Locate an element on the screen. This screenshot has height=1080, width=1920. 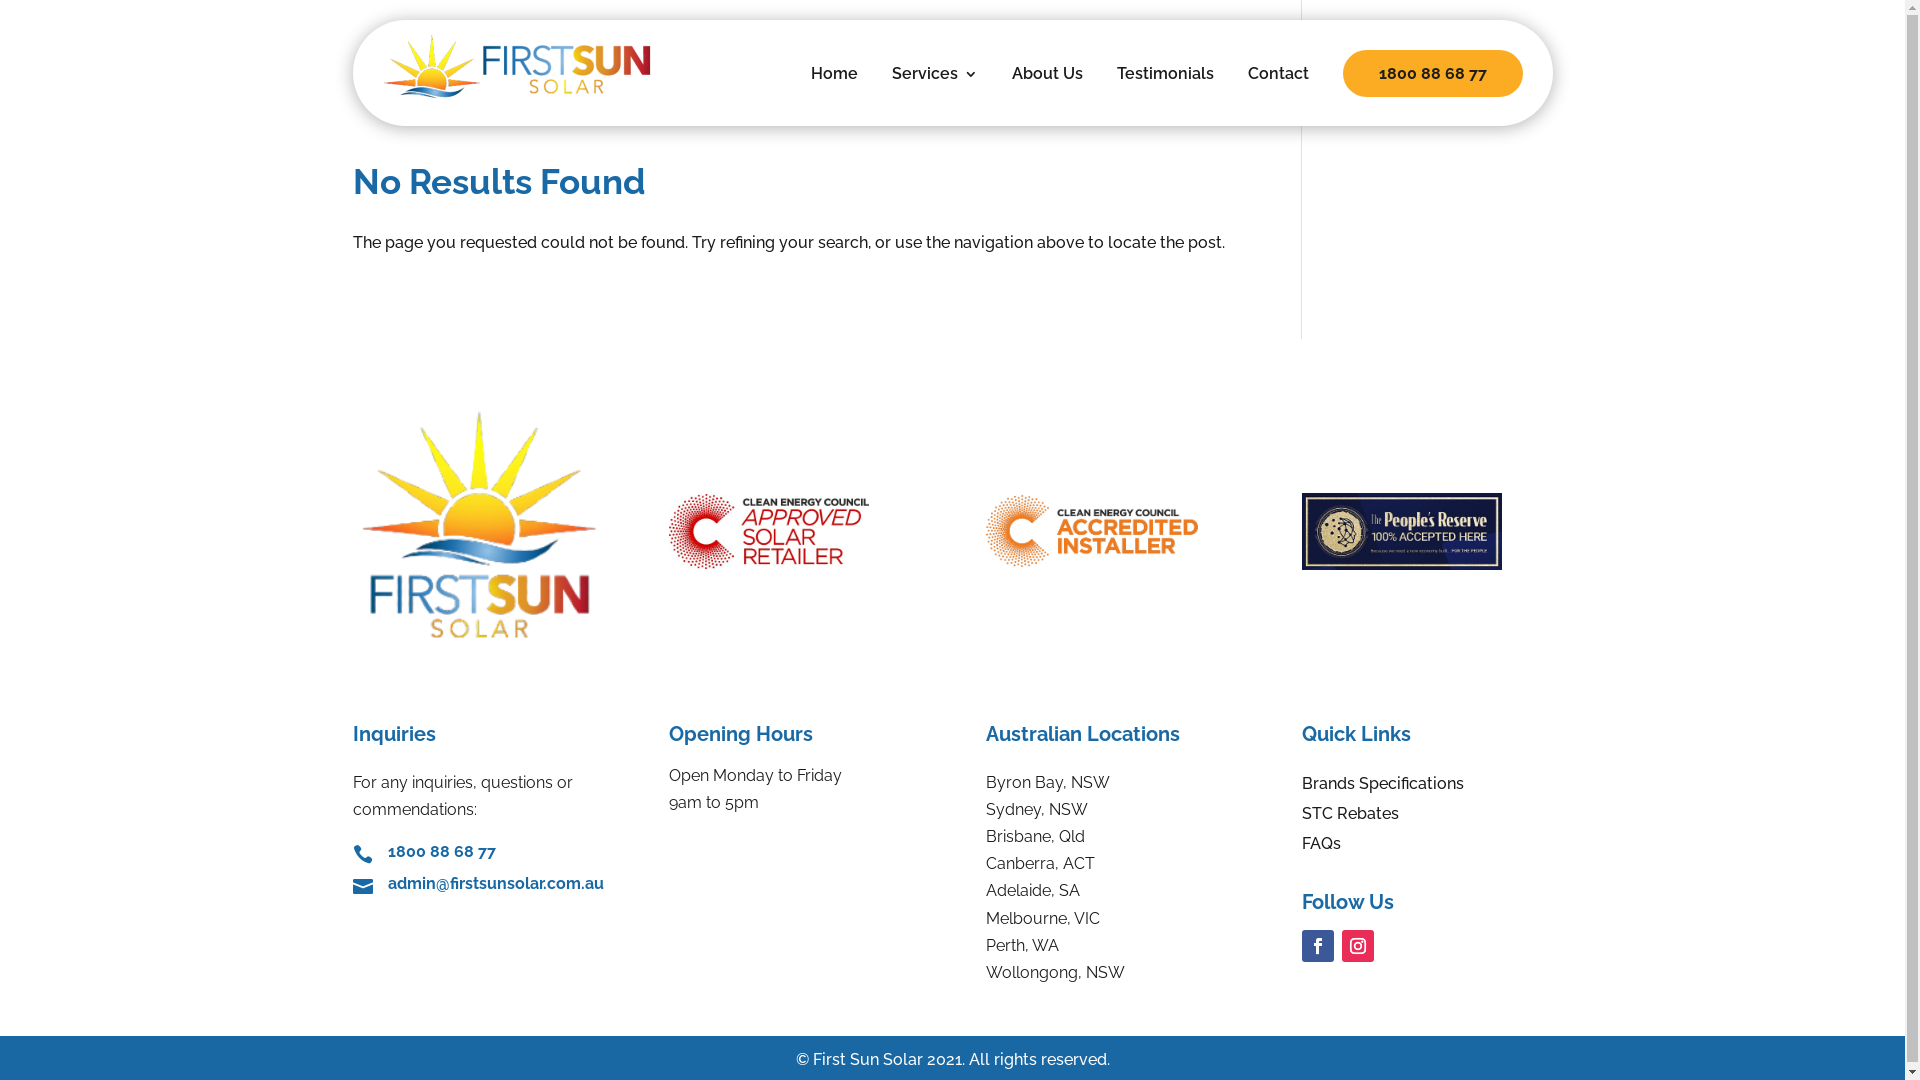
'FAQs' is located at coordinates (1321, 848).